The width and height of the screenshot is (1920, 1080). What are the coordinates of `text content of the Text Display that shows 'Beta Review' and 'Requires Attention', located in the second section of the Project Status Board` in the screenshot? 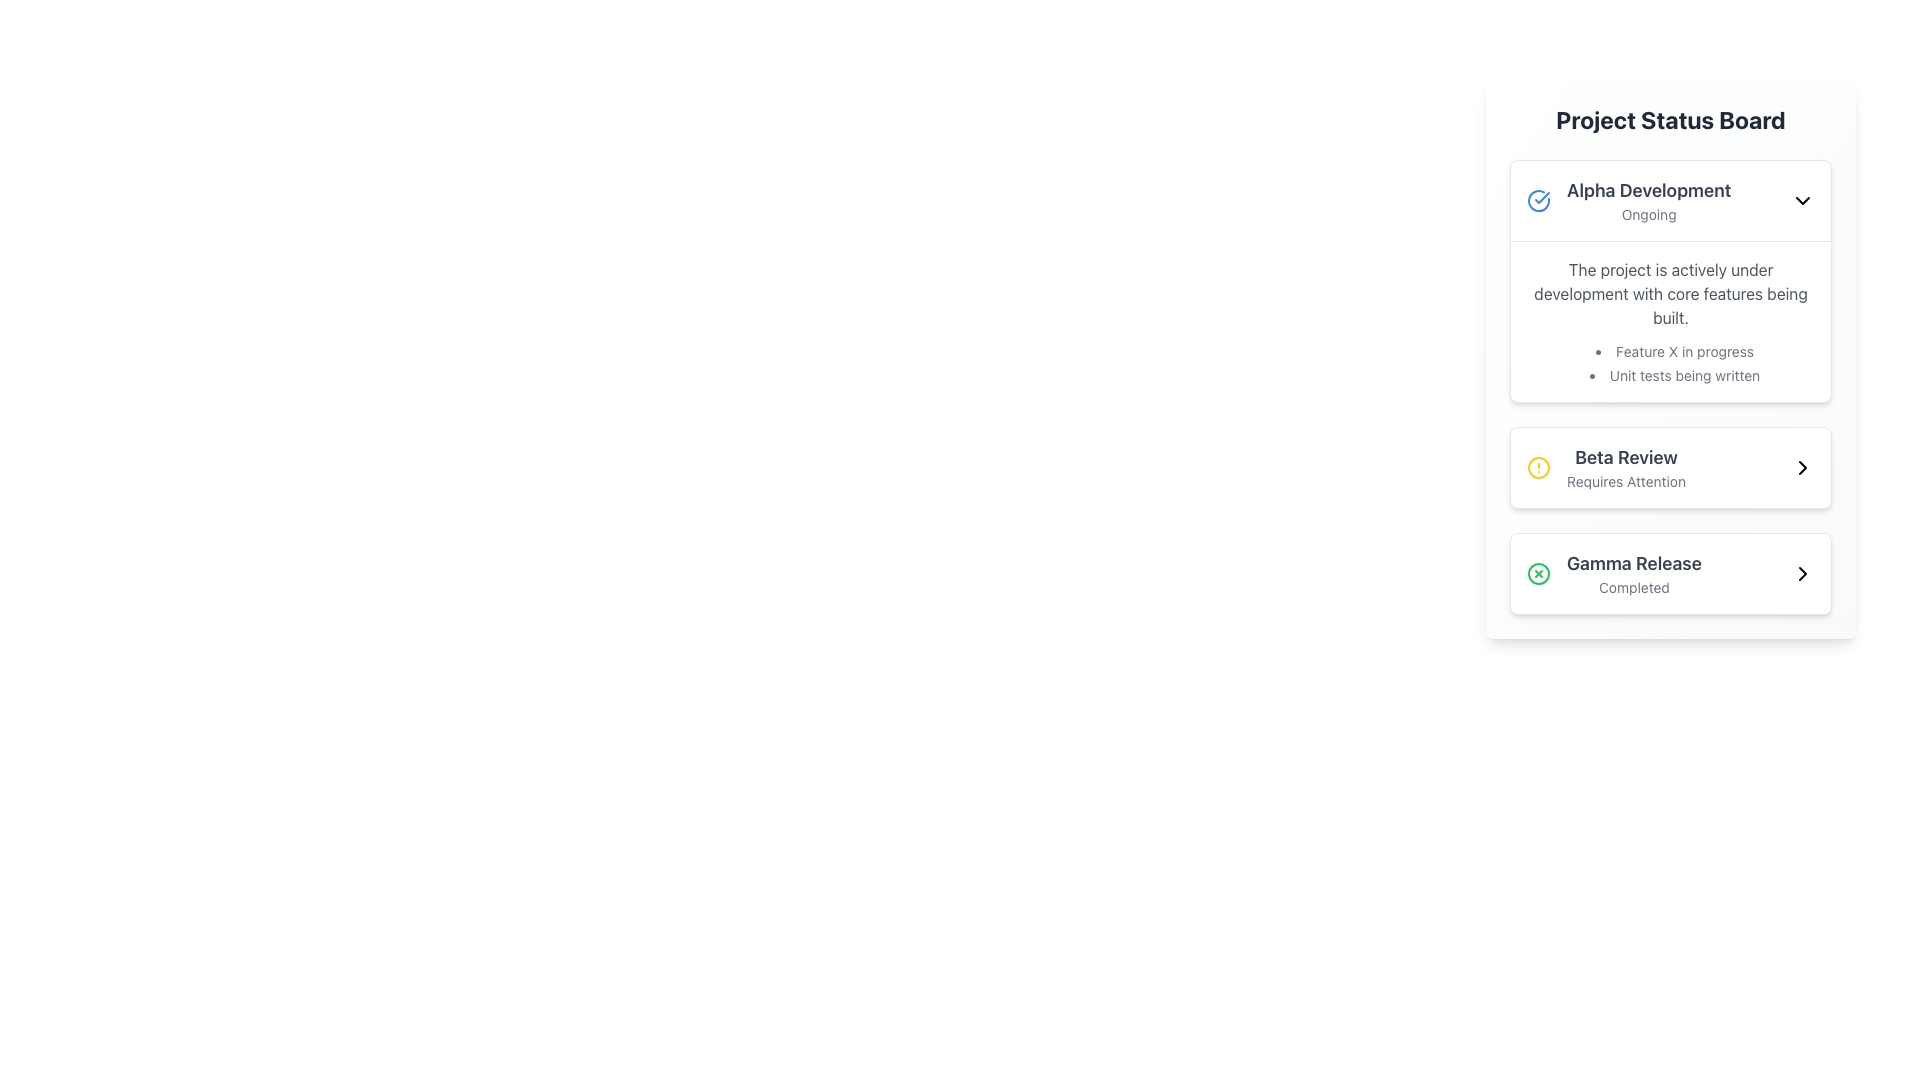 It's located at (1626, 467).